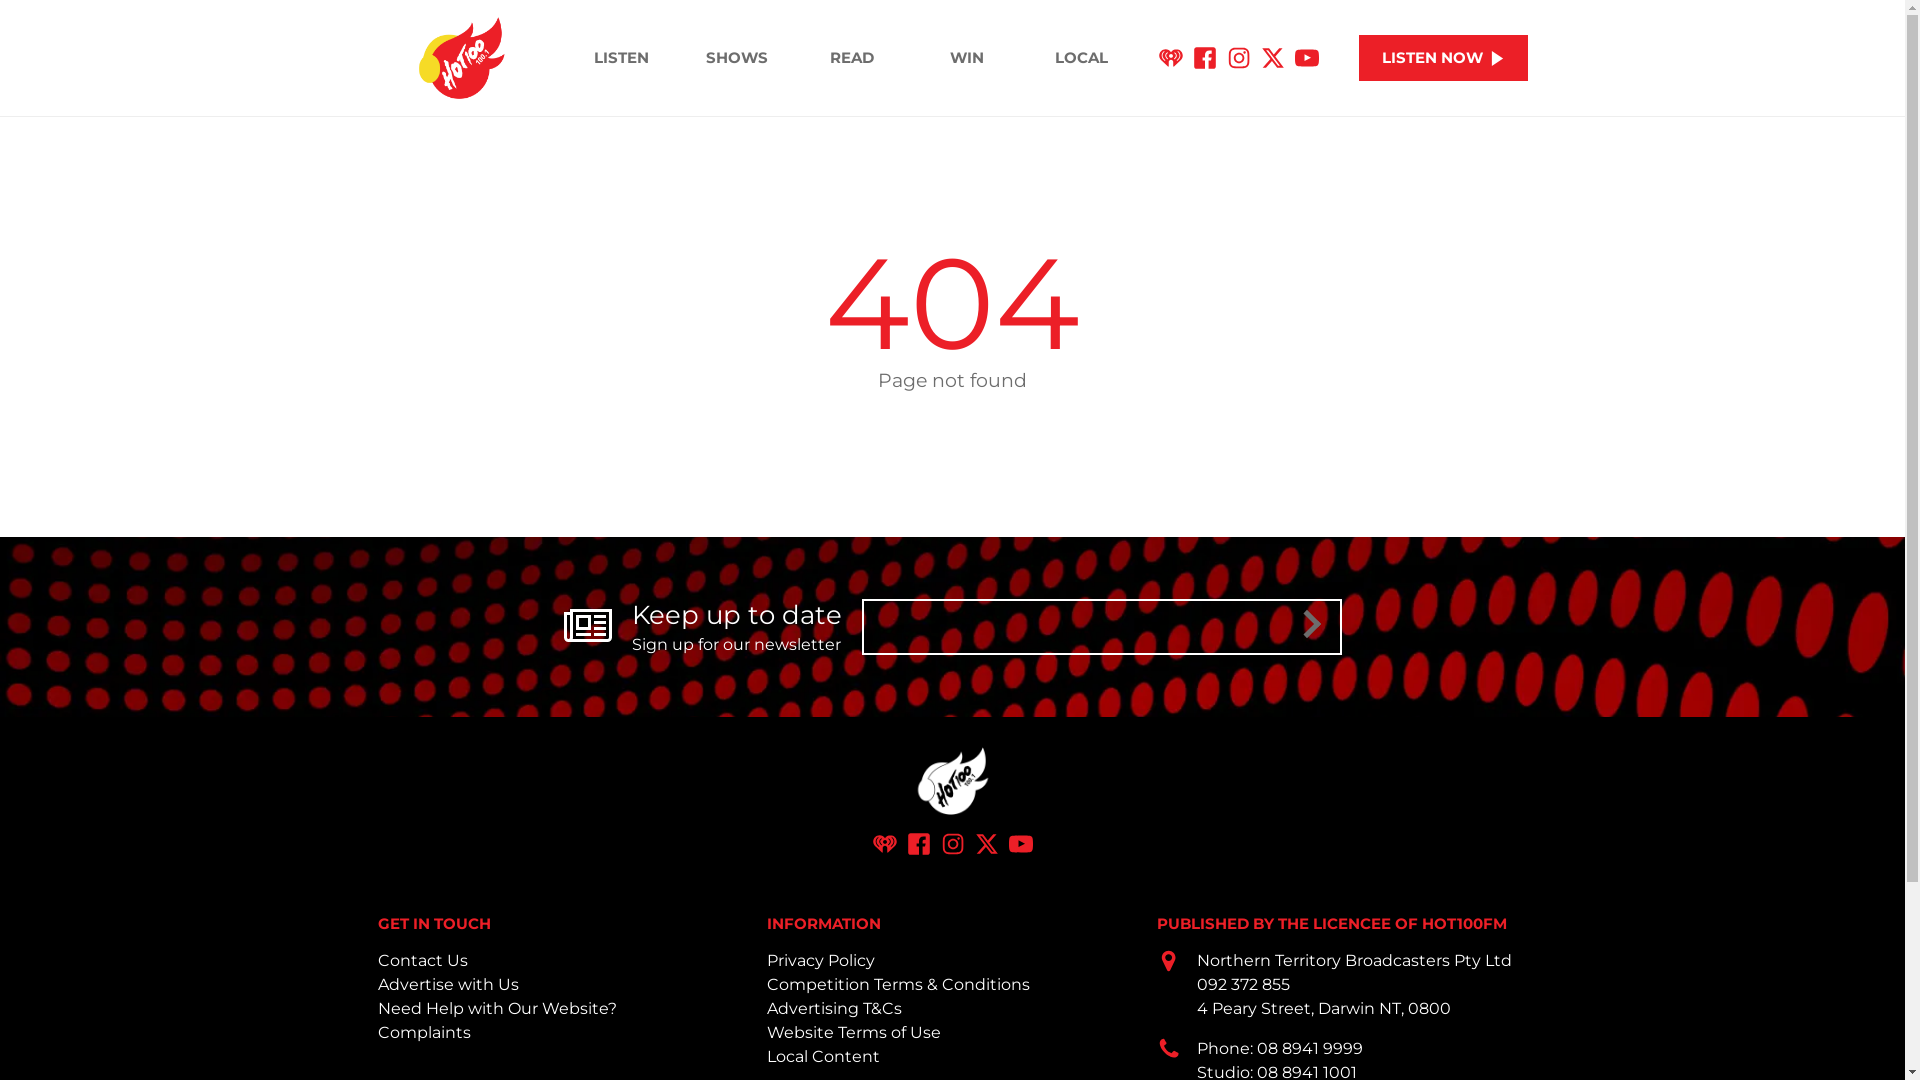 The height and width of the screenshot is (1080, 1920). Describe the element at coordinates (447, 983) in the screenshot. I see `'Advertise with Us'` at that location.